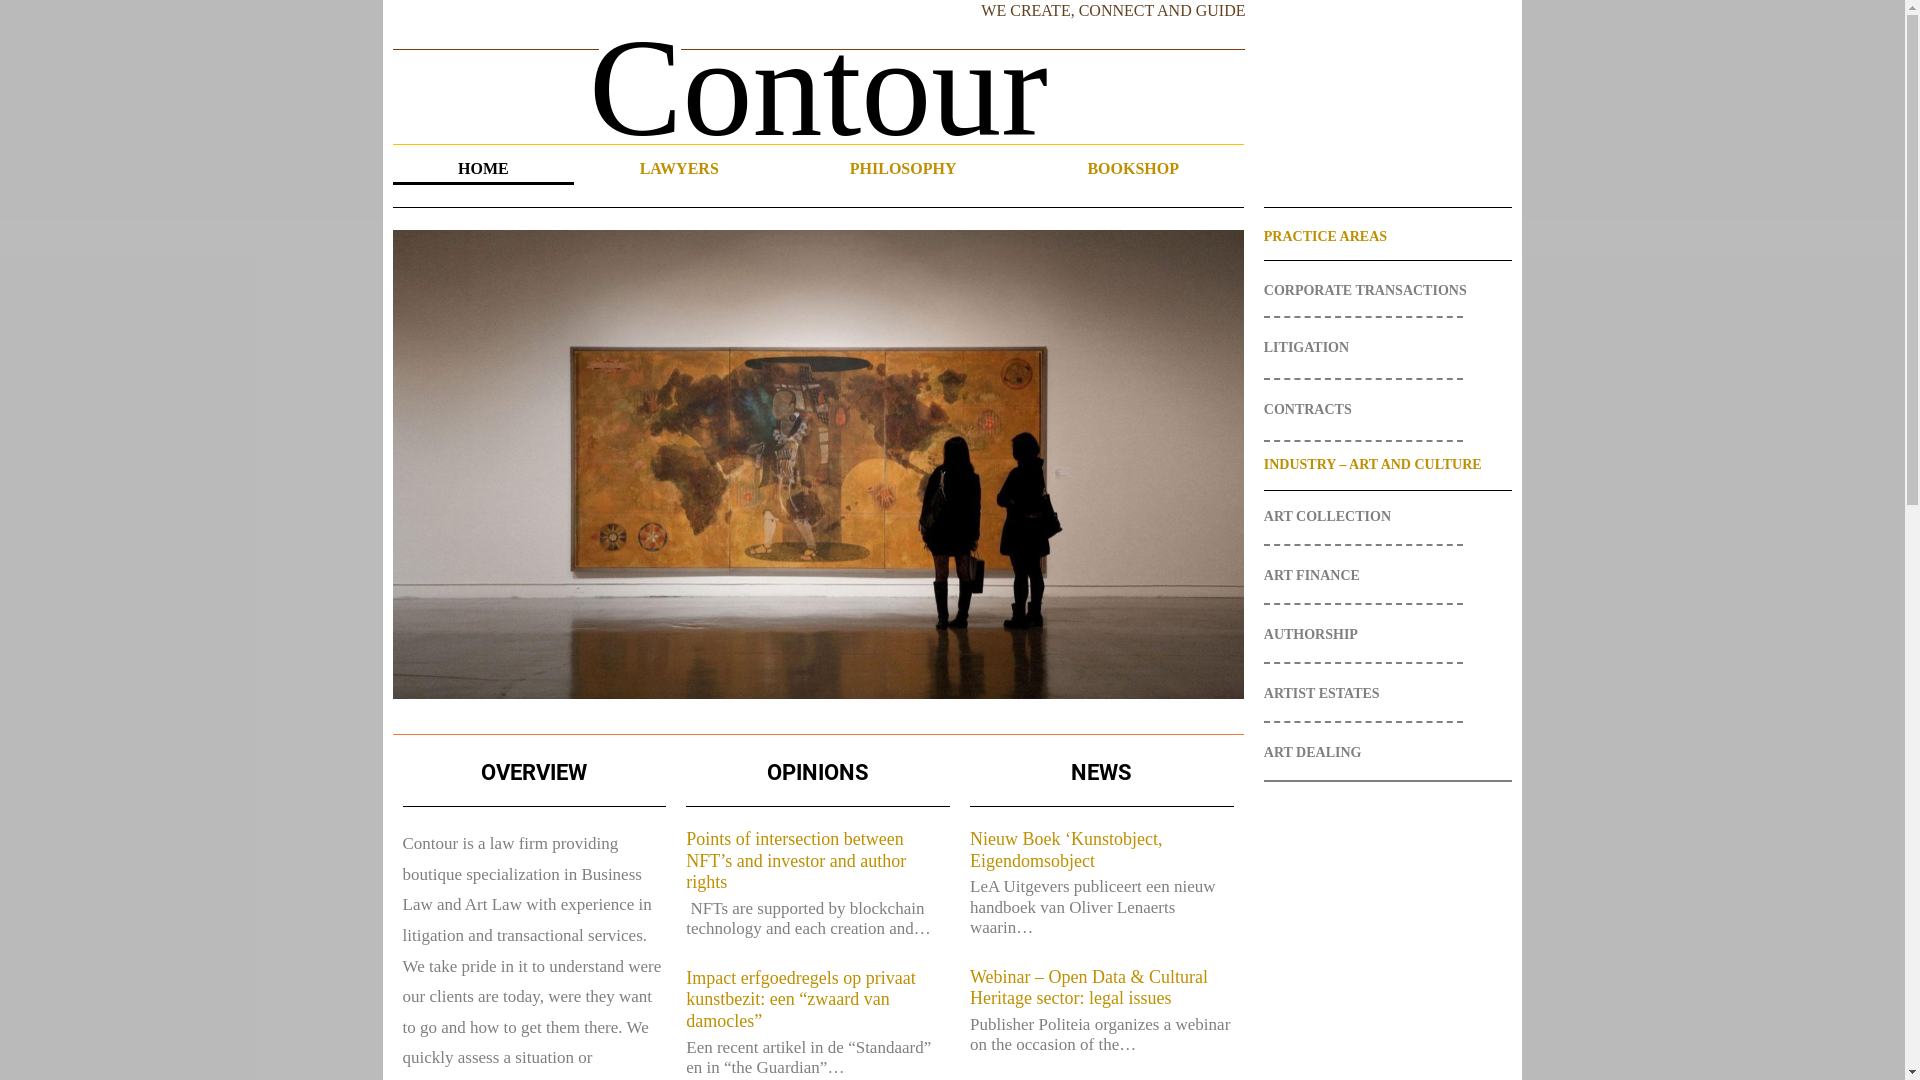 The width and height of the screenshot is (1920, 1080). I want to click on 'LAWYERS', so click(678, 168).